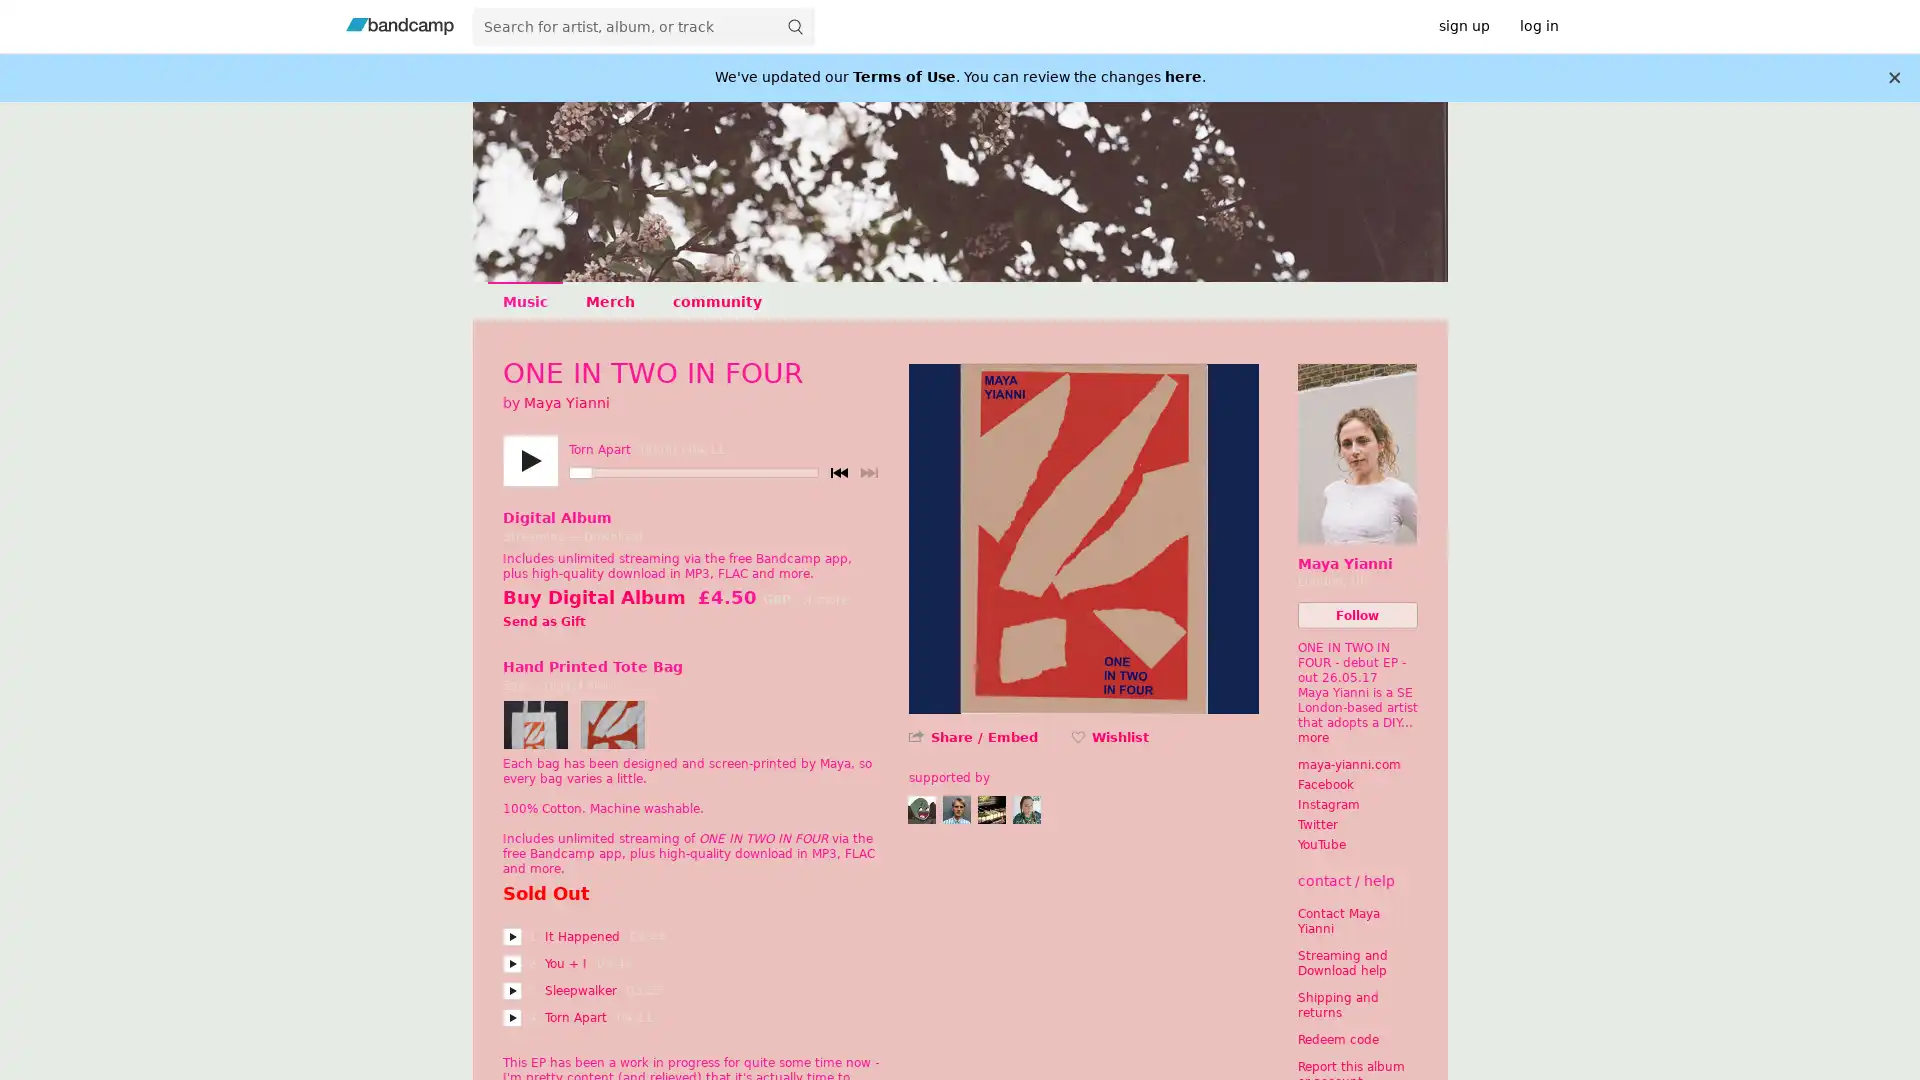 The image size is (1920, 1080). I want to click on Play You + I, so click(511, 963).